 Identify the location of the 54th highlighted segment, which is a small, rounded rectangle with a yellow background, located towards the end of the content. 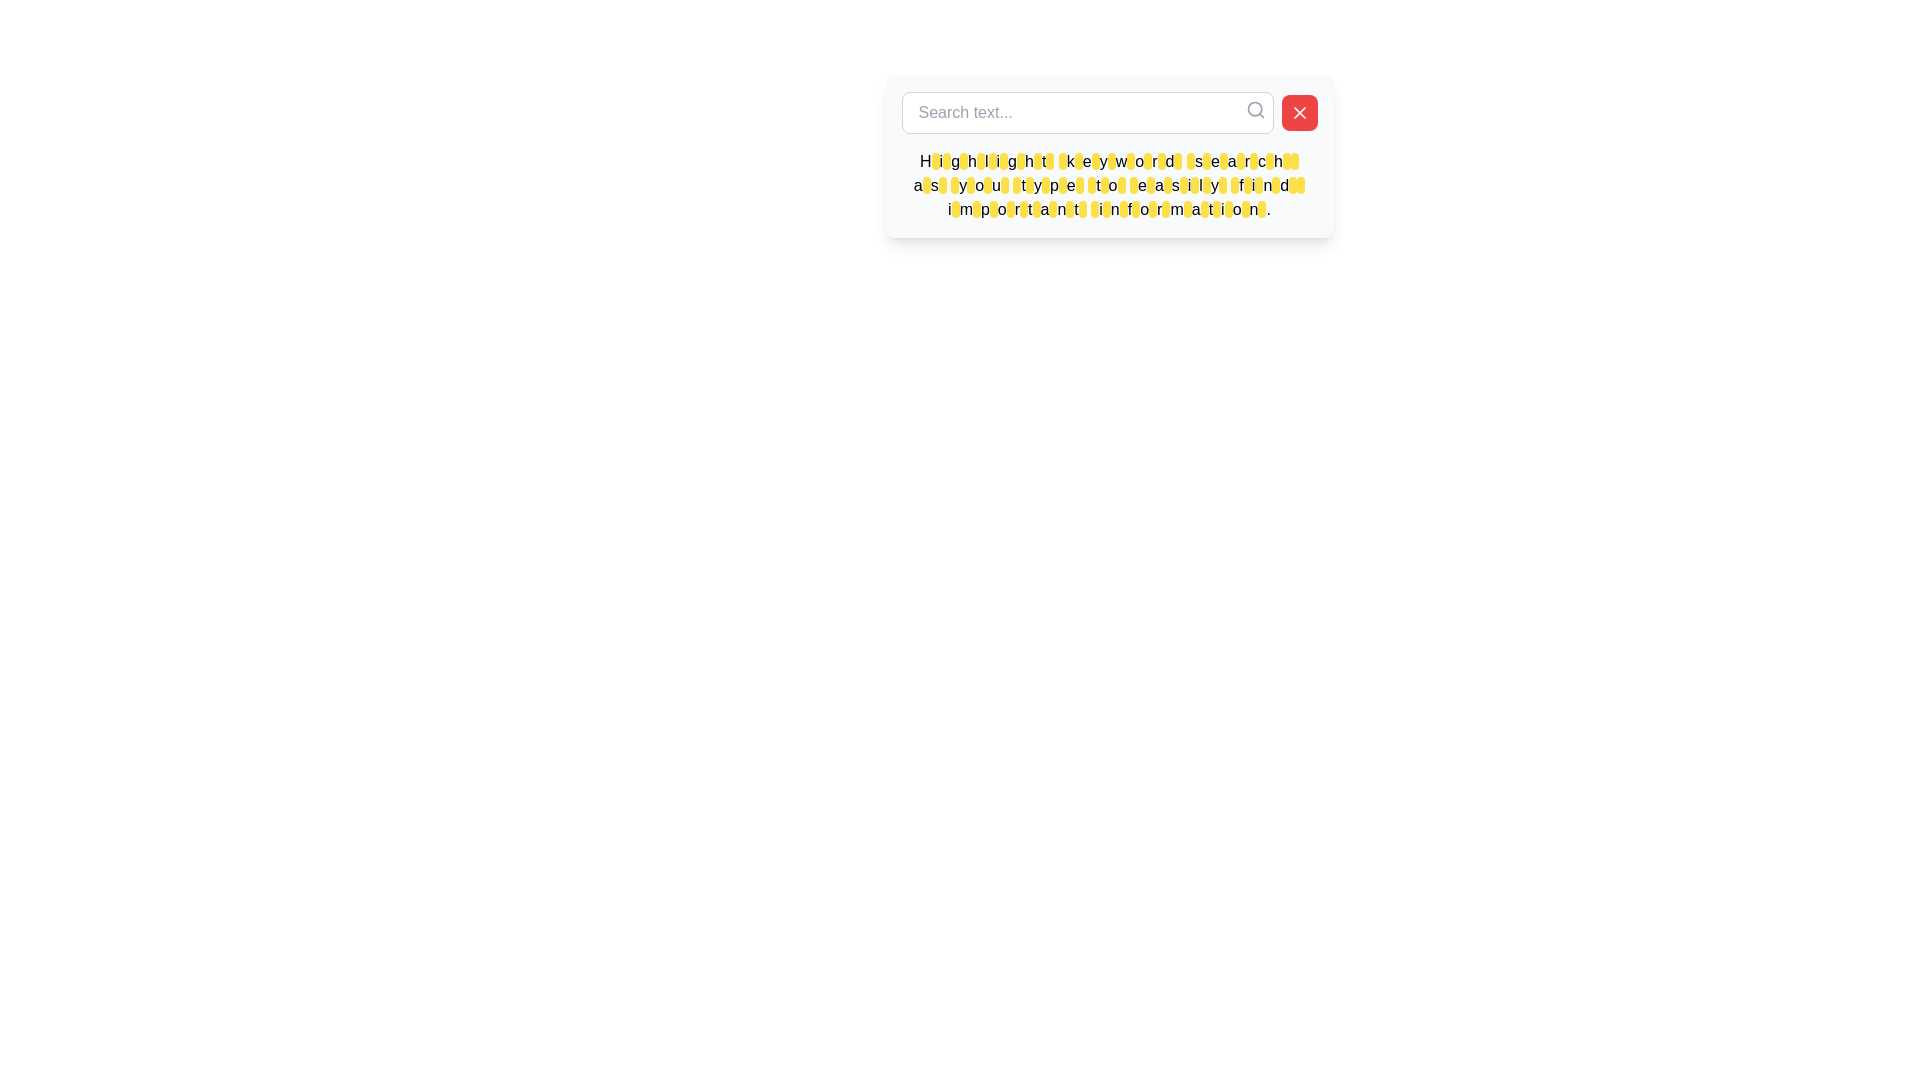
(1216, 209).